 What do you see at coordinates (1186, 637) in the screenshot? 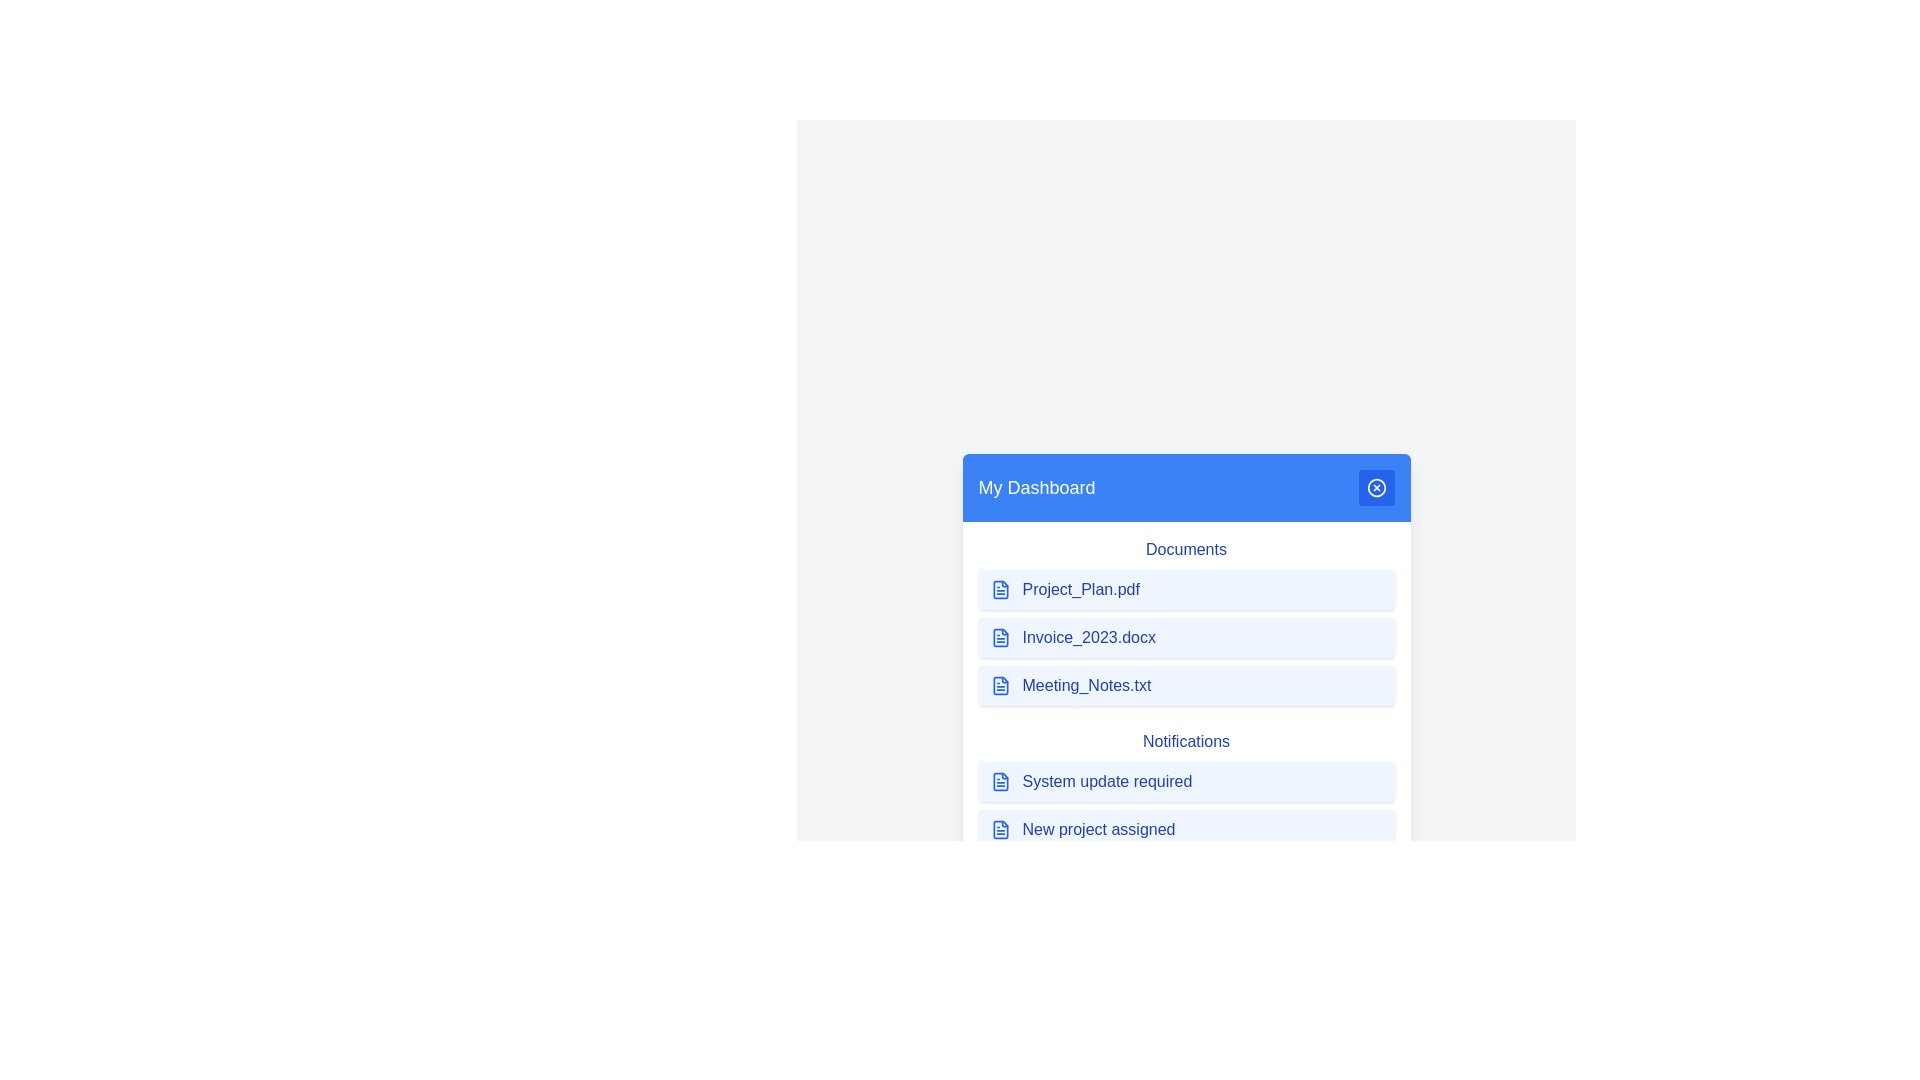
I see `the item Invoice_2023.docx from the menu` at bounding box center [1186, 637].